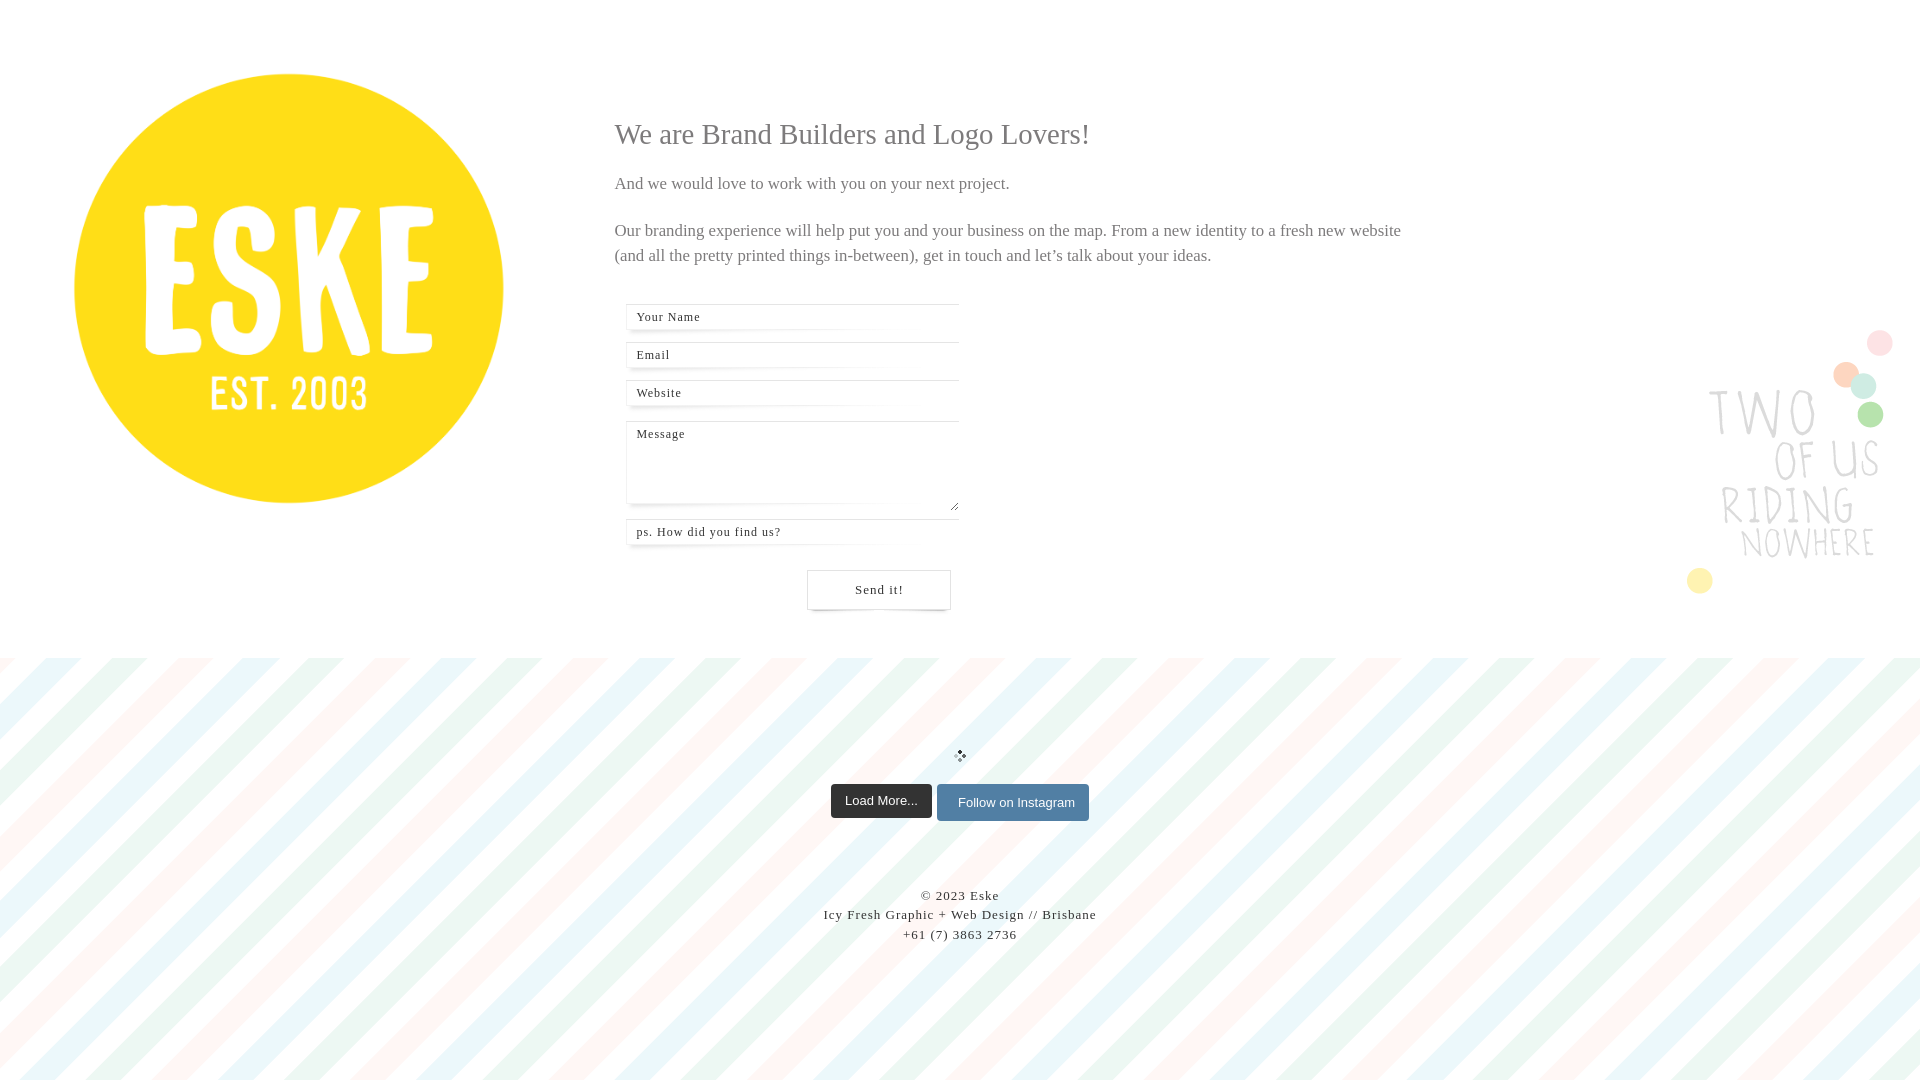 Image resolution: width=1920 pixels, height=1080 pixels. Describe the element at coordinates (880, 800) in the screenshot. I see `'Load More...'` at that location.